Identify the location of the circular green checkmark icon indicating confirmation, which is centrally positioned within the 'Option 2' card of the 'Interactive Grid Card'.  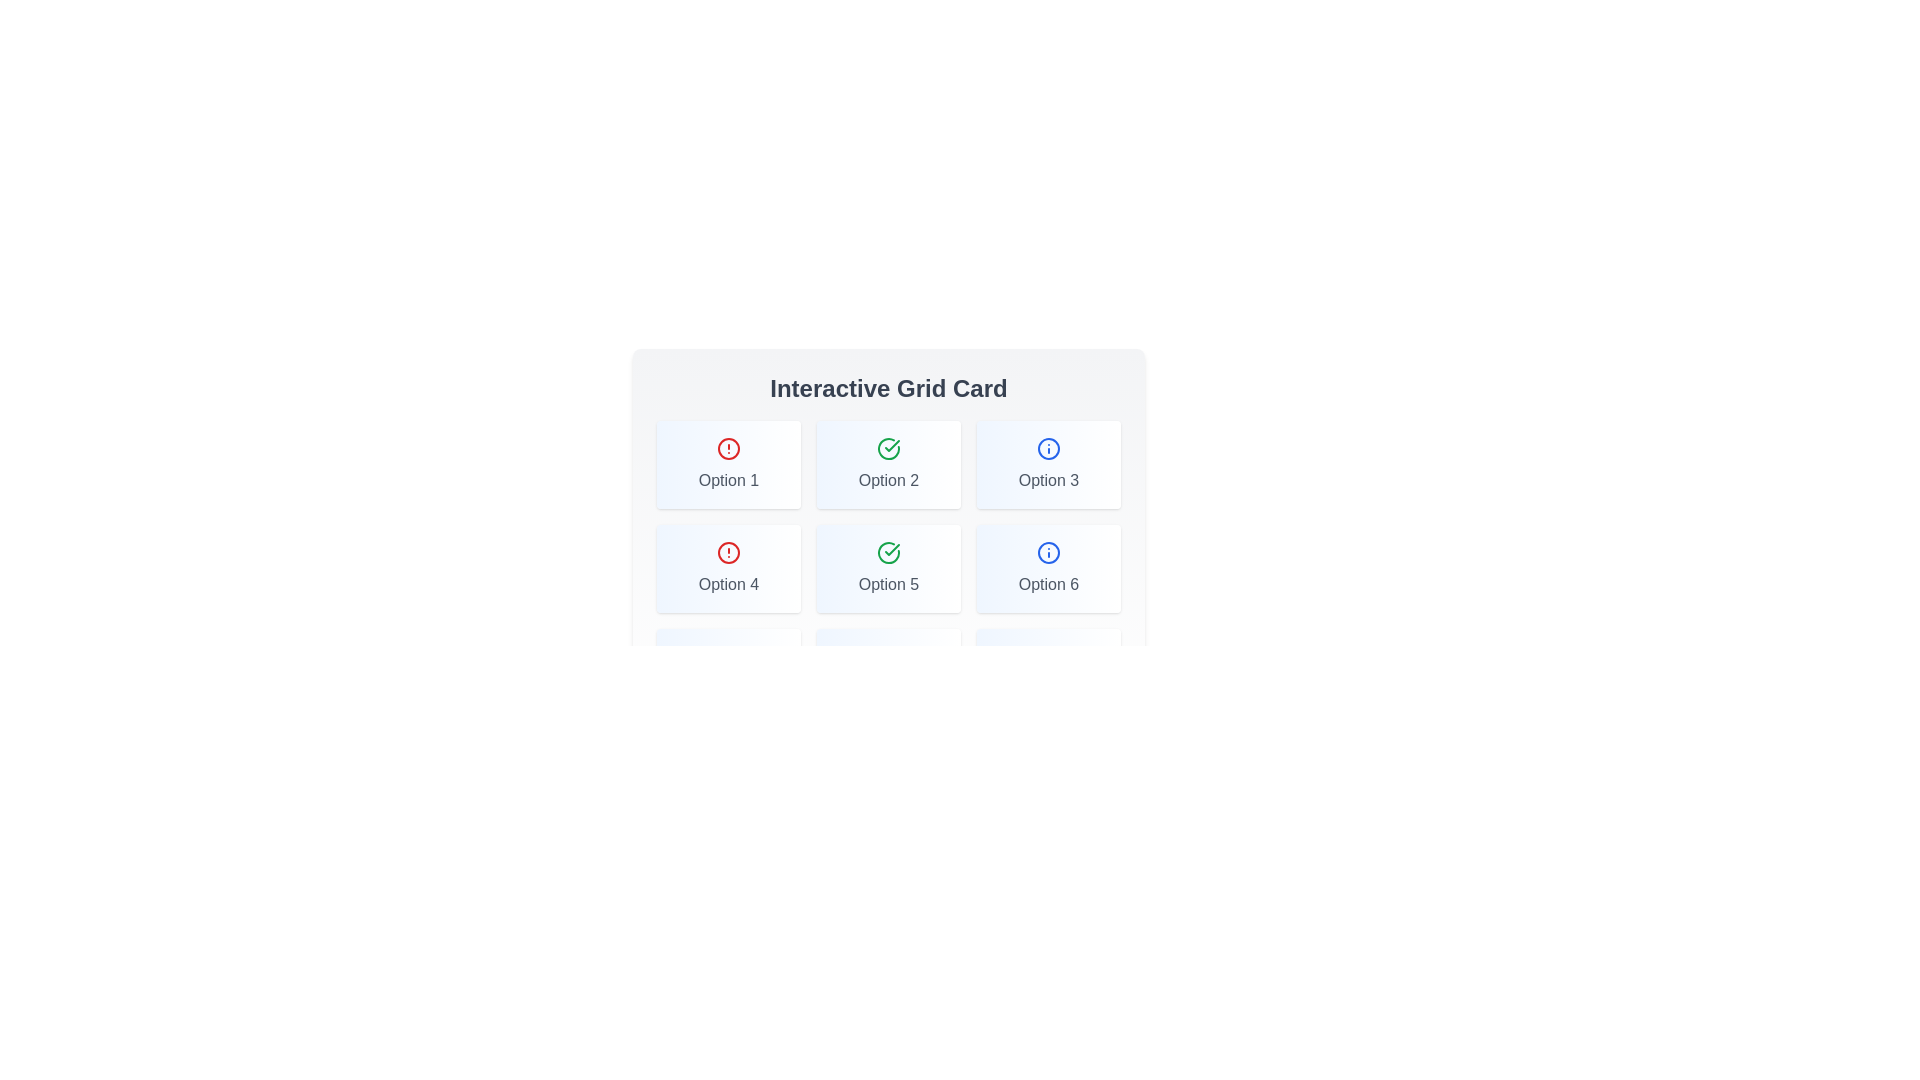
(887, 447).